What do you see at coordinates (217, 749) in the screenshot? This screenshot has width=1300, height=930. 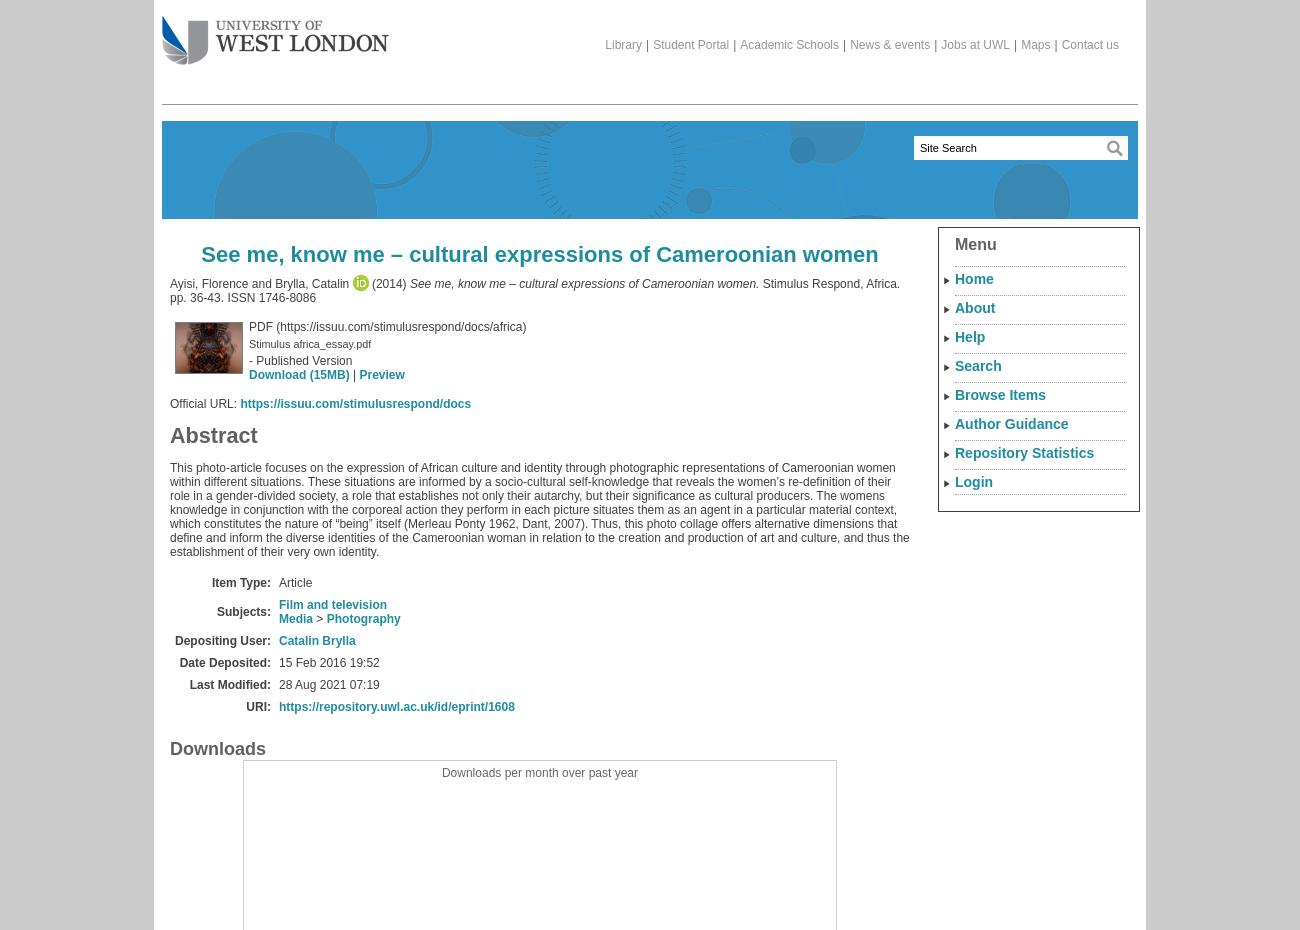 I see `'Downloads'` at bounding box center [217, 749].